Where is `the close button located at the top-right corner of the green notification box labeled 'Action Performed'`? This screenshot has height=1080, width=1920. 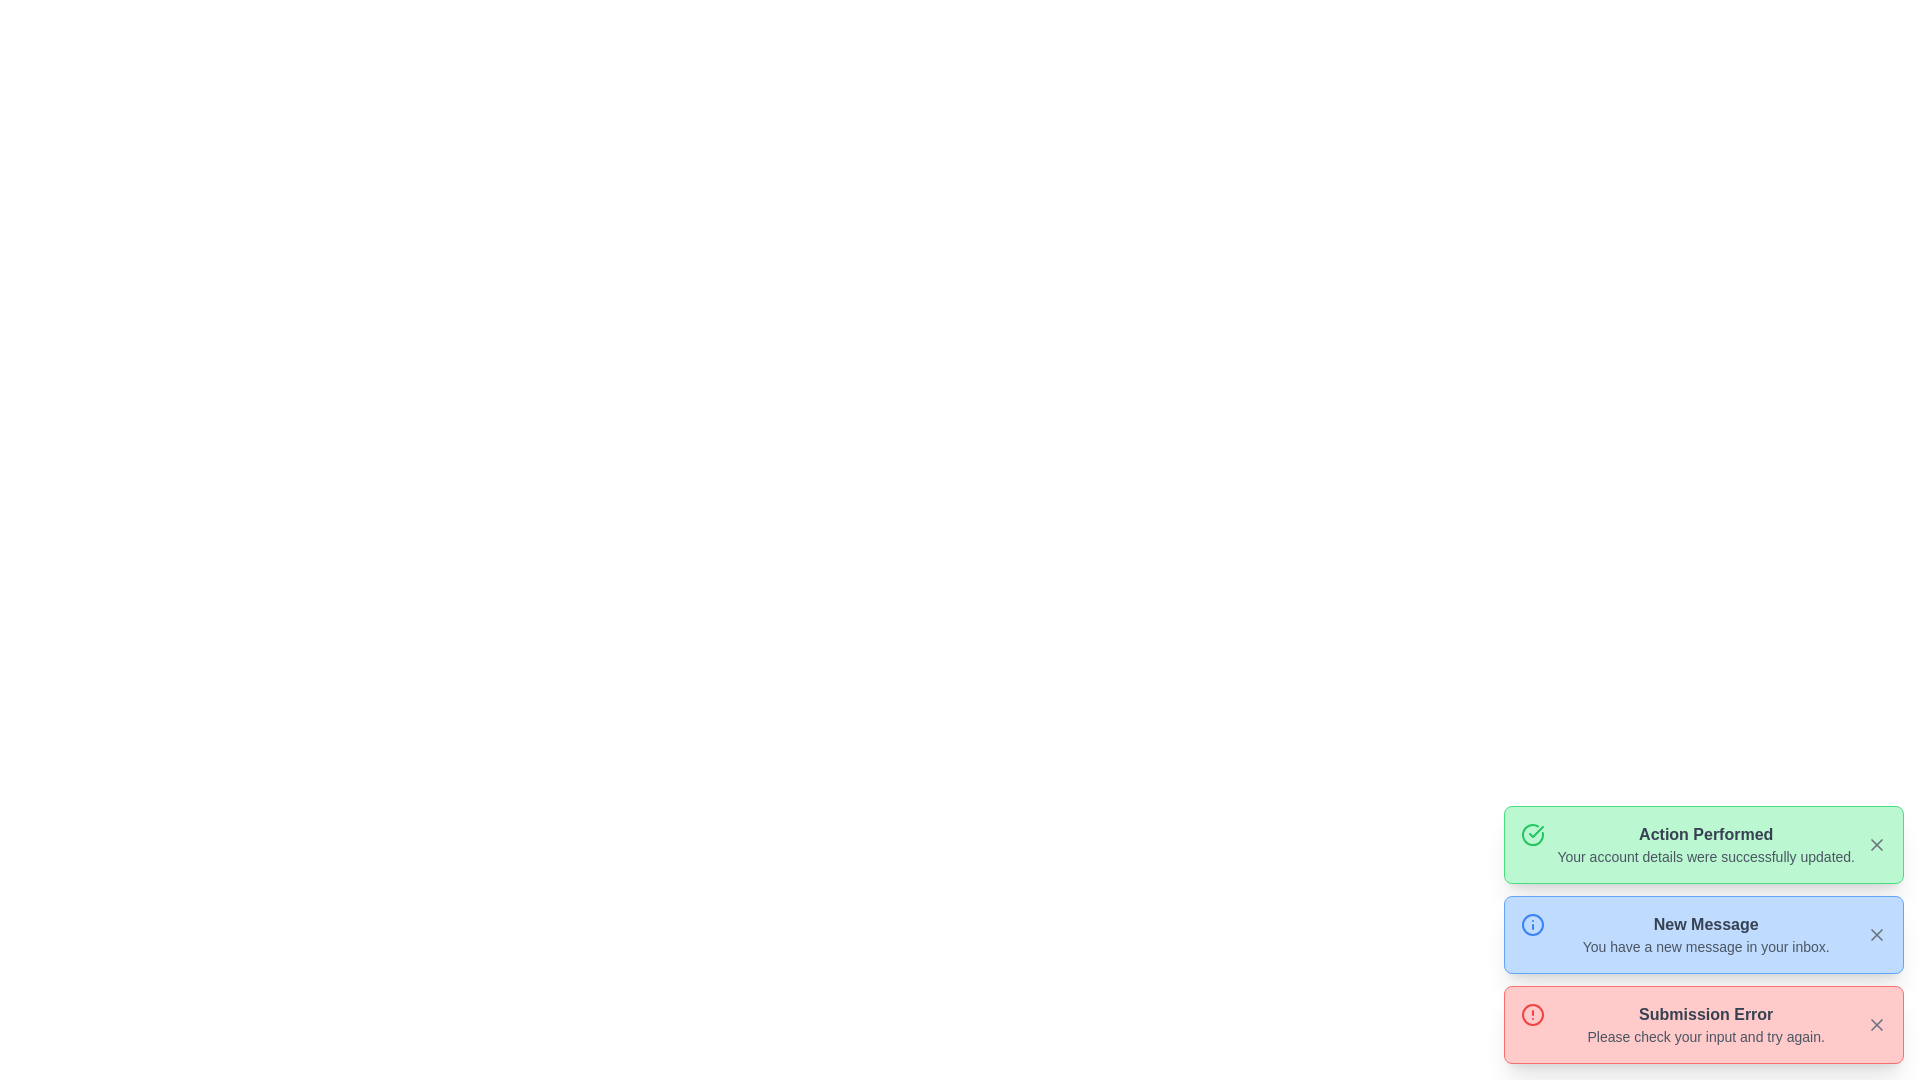
the close button located at the top-right corner of the green notification box labeled 'Action Performed' is located at coordinates (1875, 844).